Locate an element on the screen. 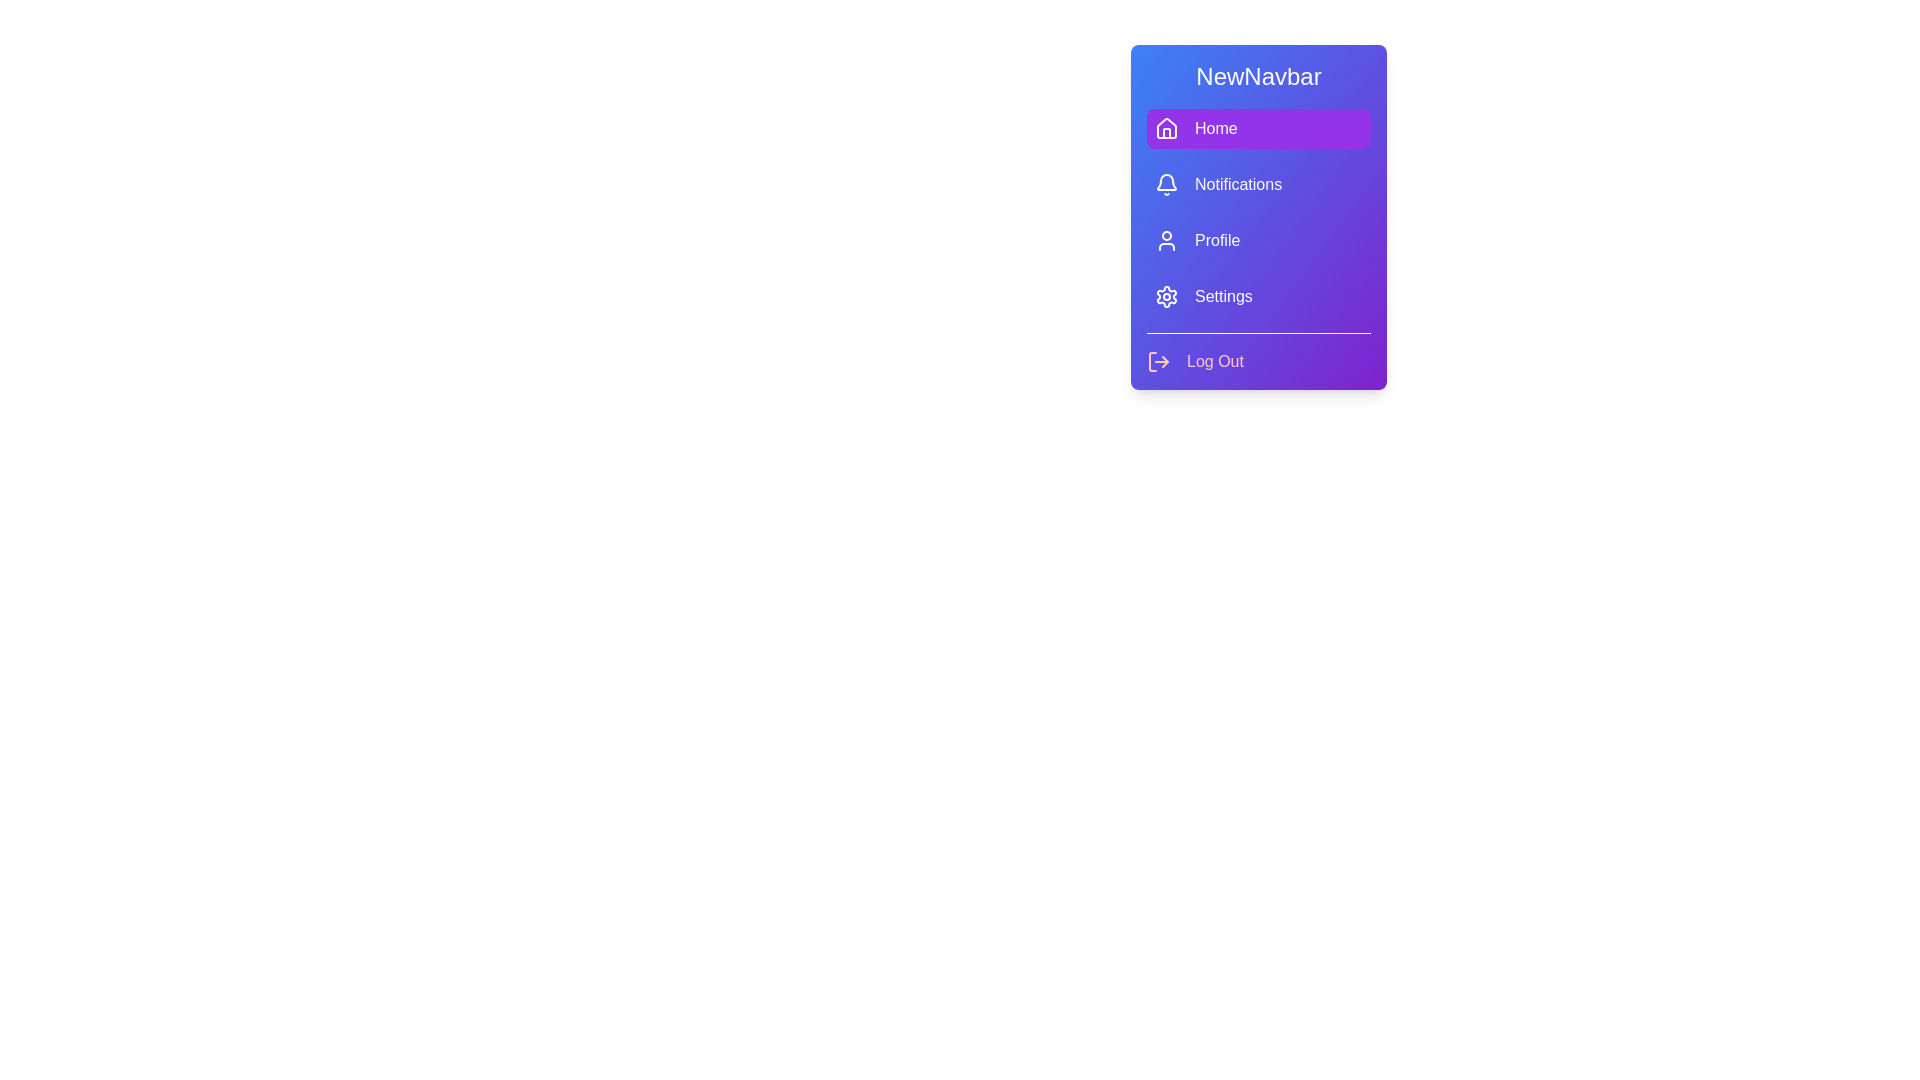  the house icon located to the left of the 'Home' text label in the vertical navigation menu is located at coordinates (1166, 127).